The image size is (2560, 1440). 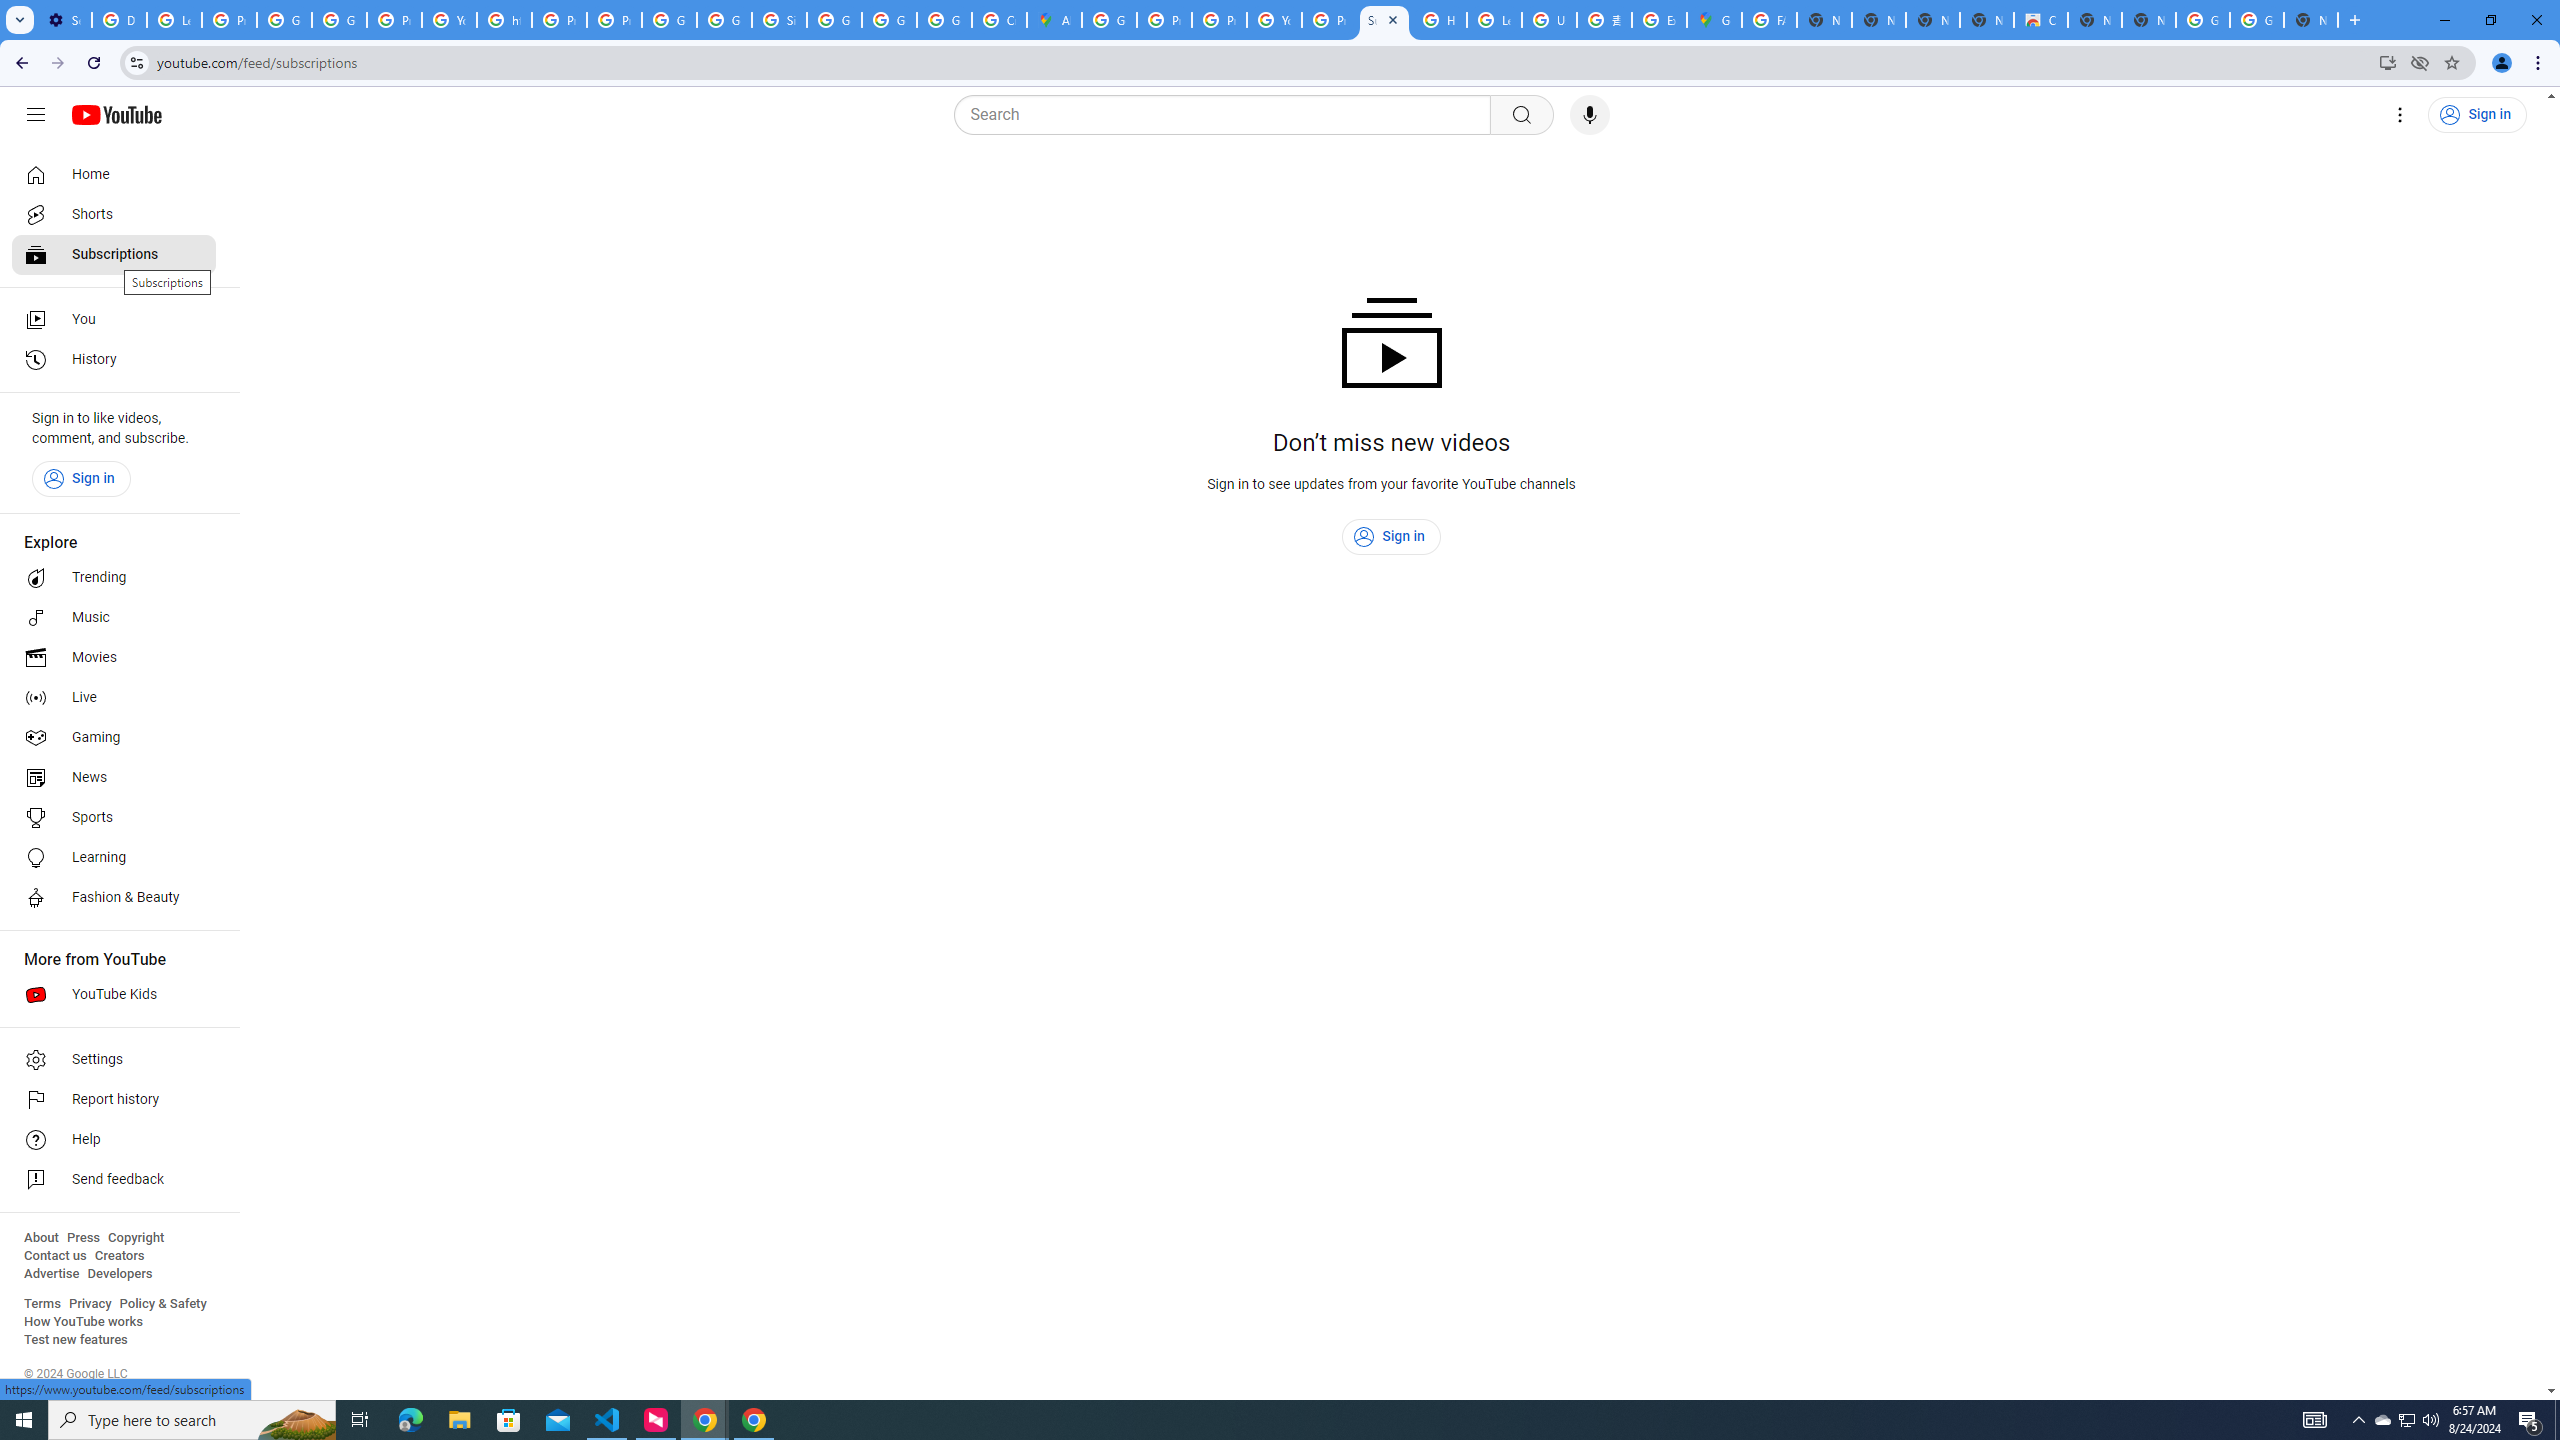 I want to click on 'Google Images', so click(x=2201, y=19).